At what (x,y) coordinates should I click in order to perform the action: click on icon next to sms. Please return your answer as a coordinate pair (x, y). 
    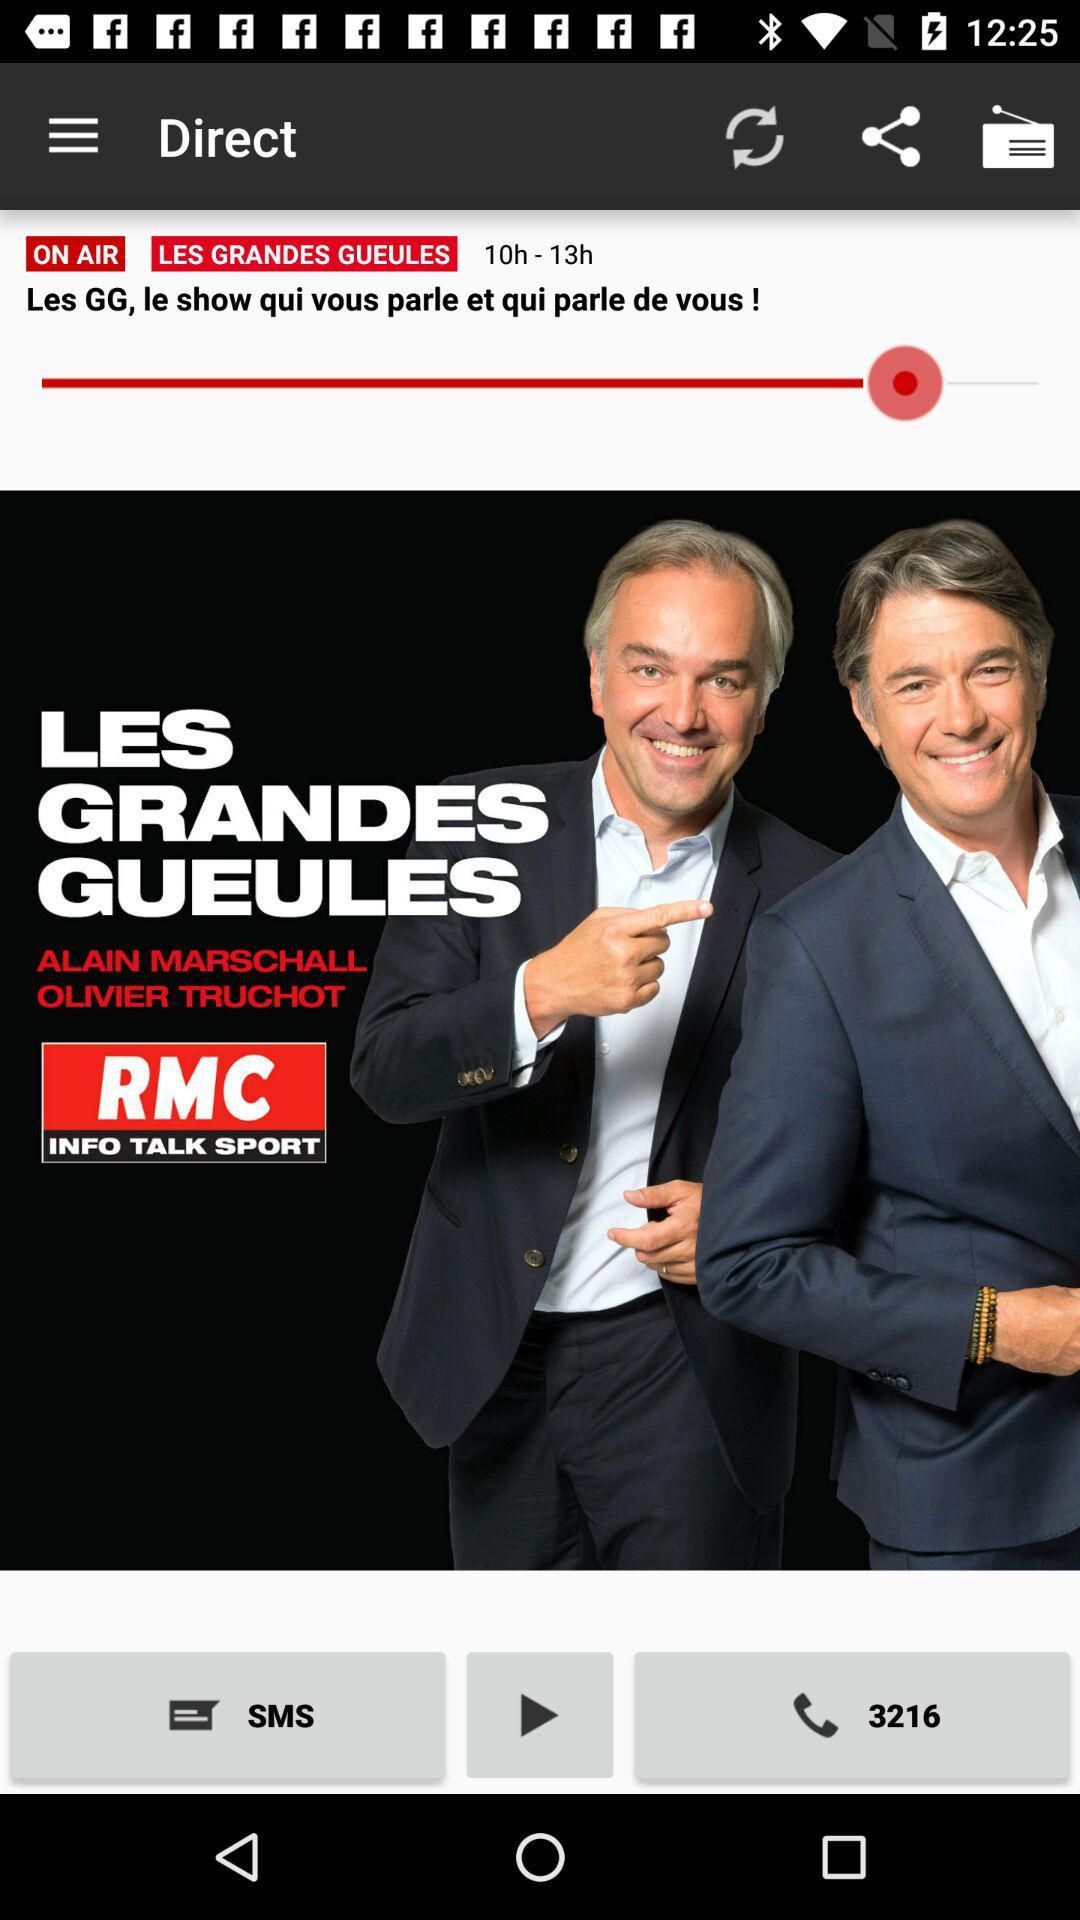
    Looking at the image, I should click on (540, 1714).